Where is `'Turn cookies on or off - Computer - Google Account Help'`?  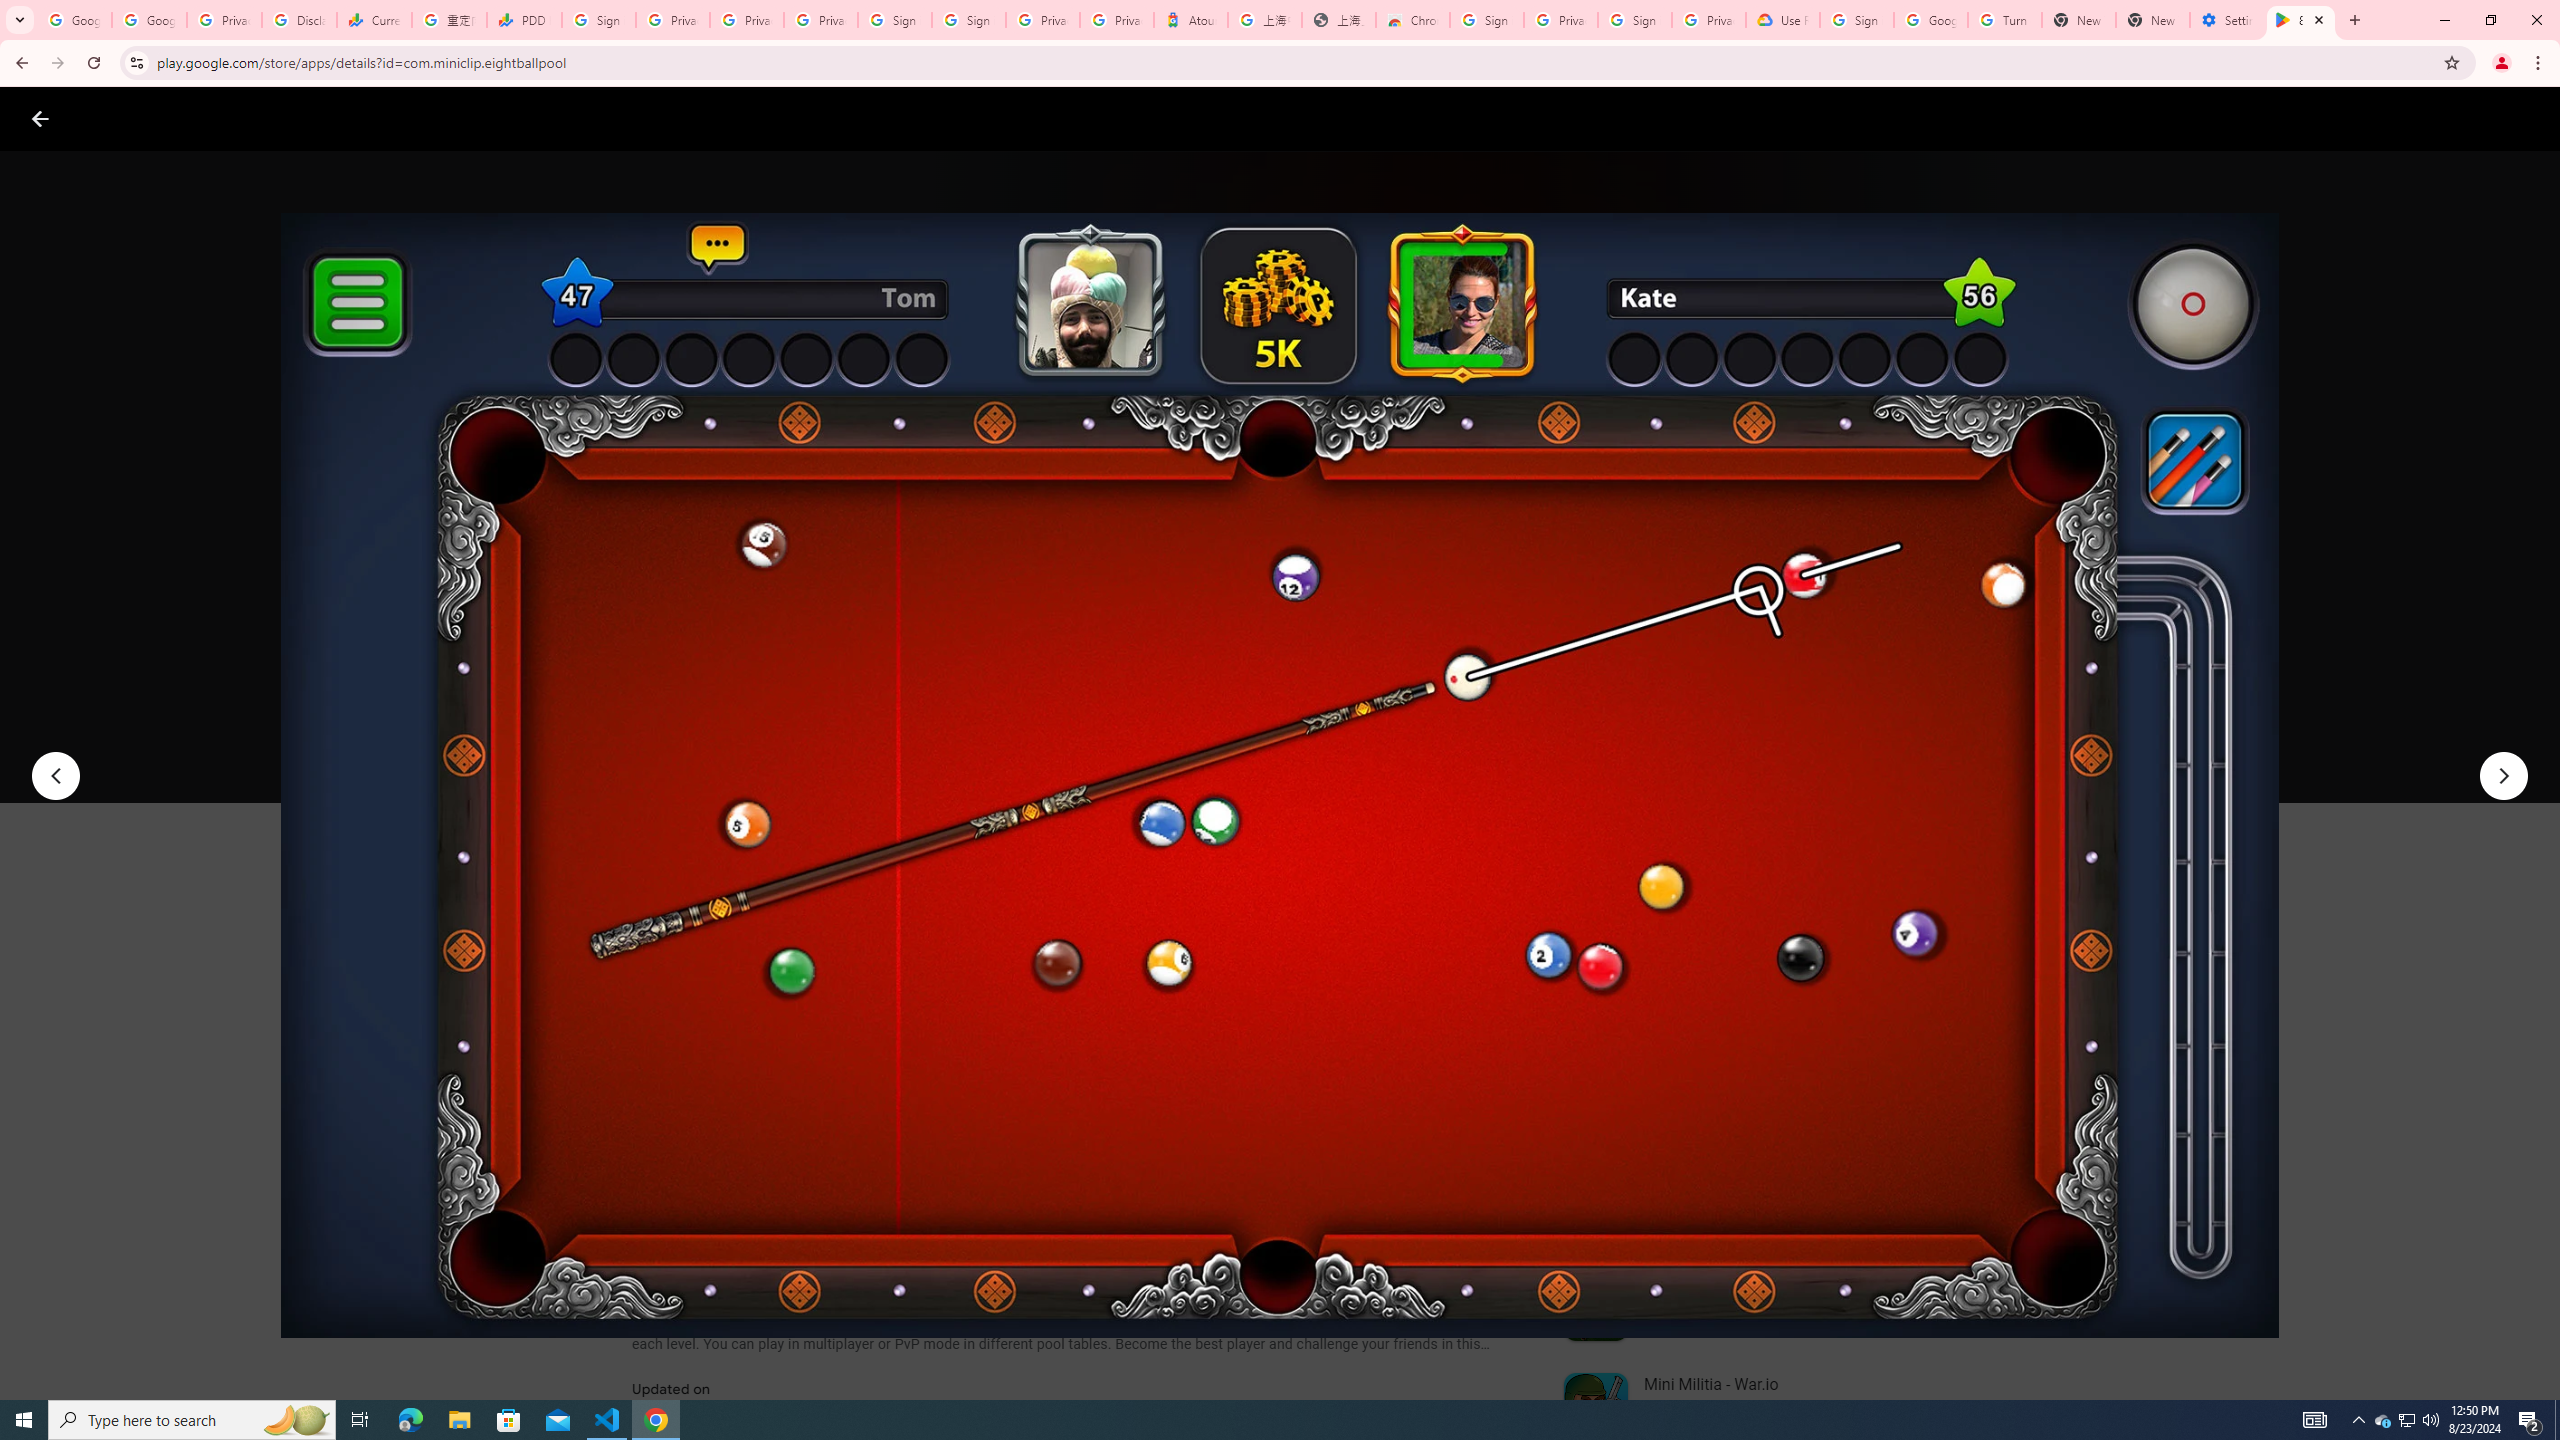
'Turn cookies on or off - Computer - Google Account Help' is located at coordinates (2003, 19).